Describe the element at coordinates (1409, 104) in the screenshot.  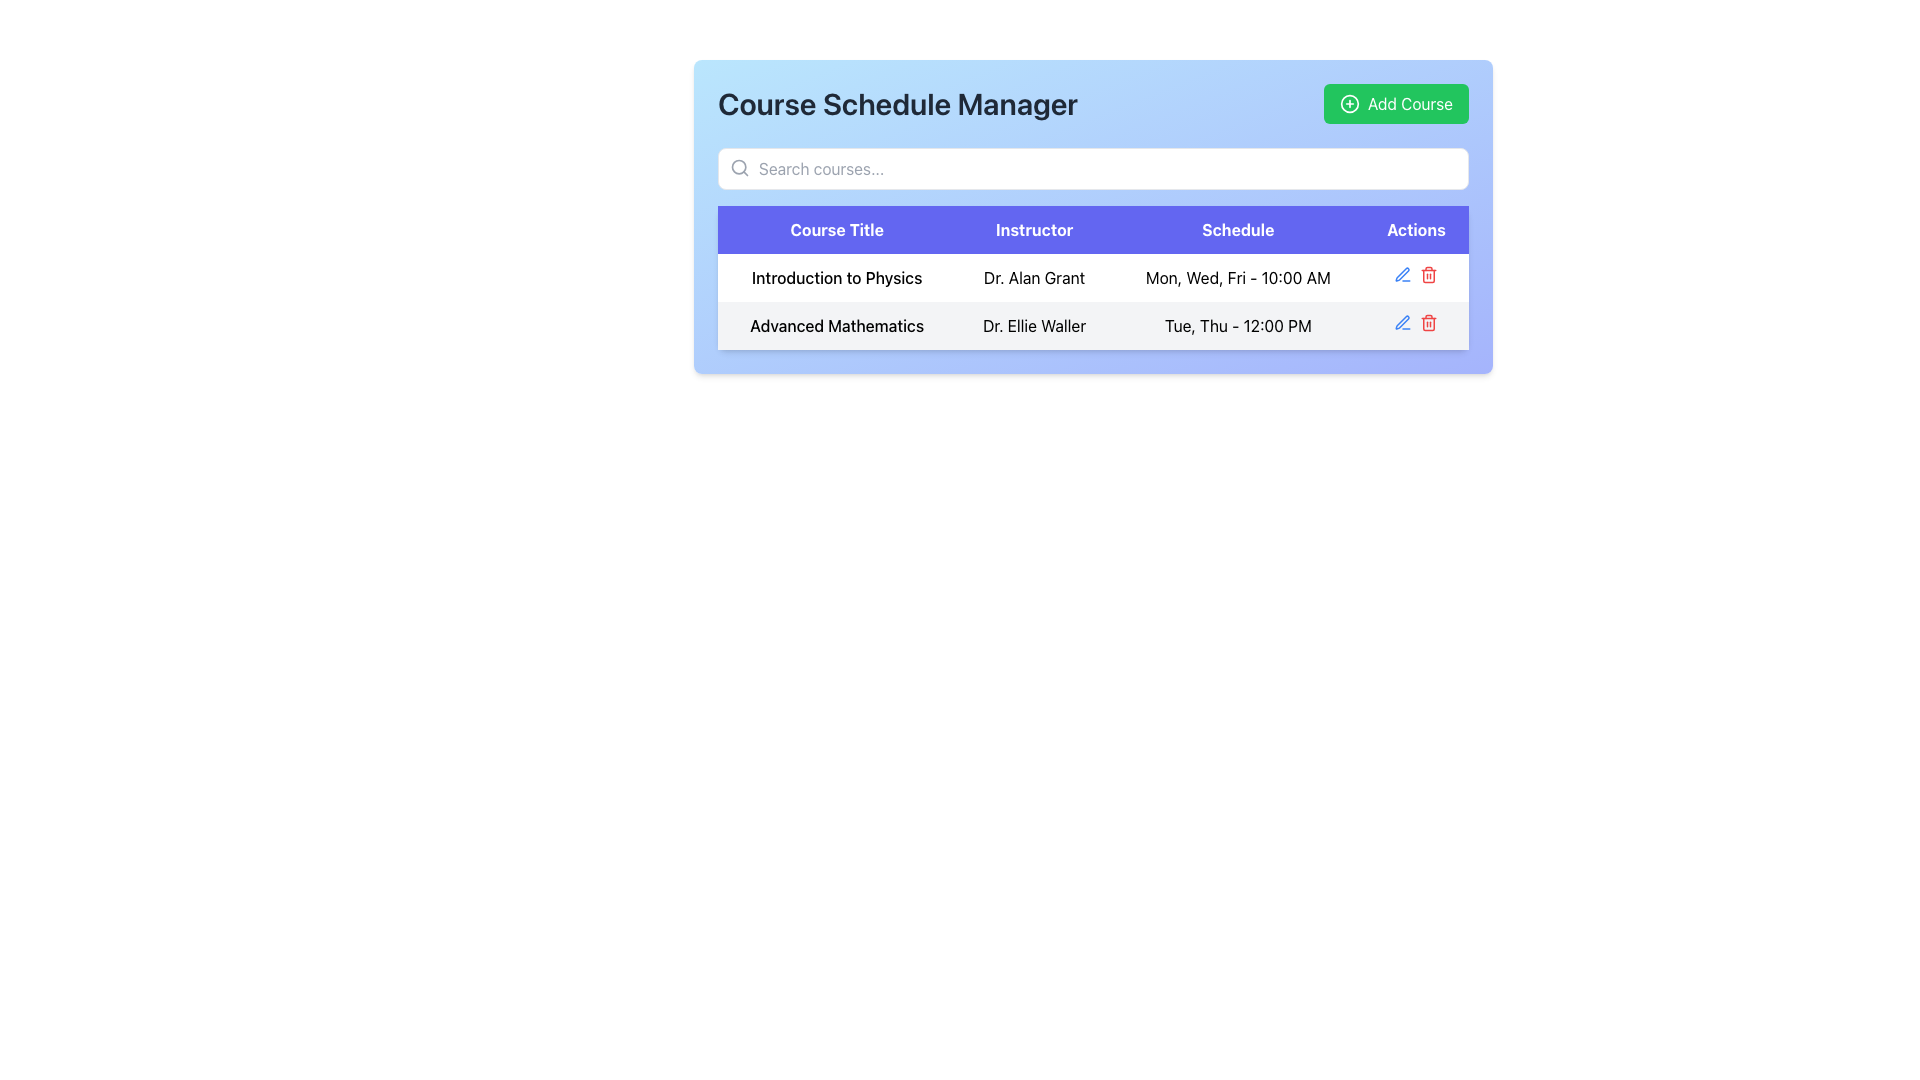
I see `the 'Add Course' text label, which is displayed in white within a green rectangular button with rounded corners` at that location.